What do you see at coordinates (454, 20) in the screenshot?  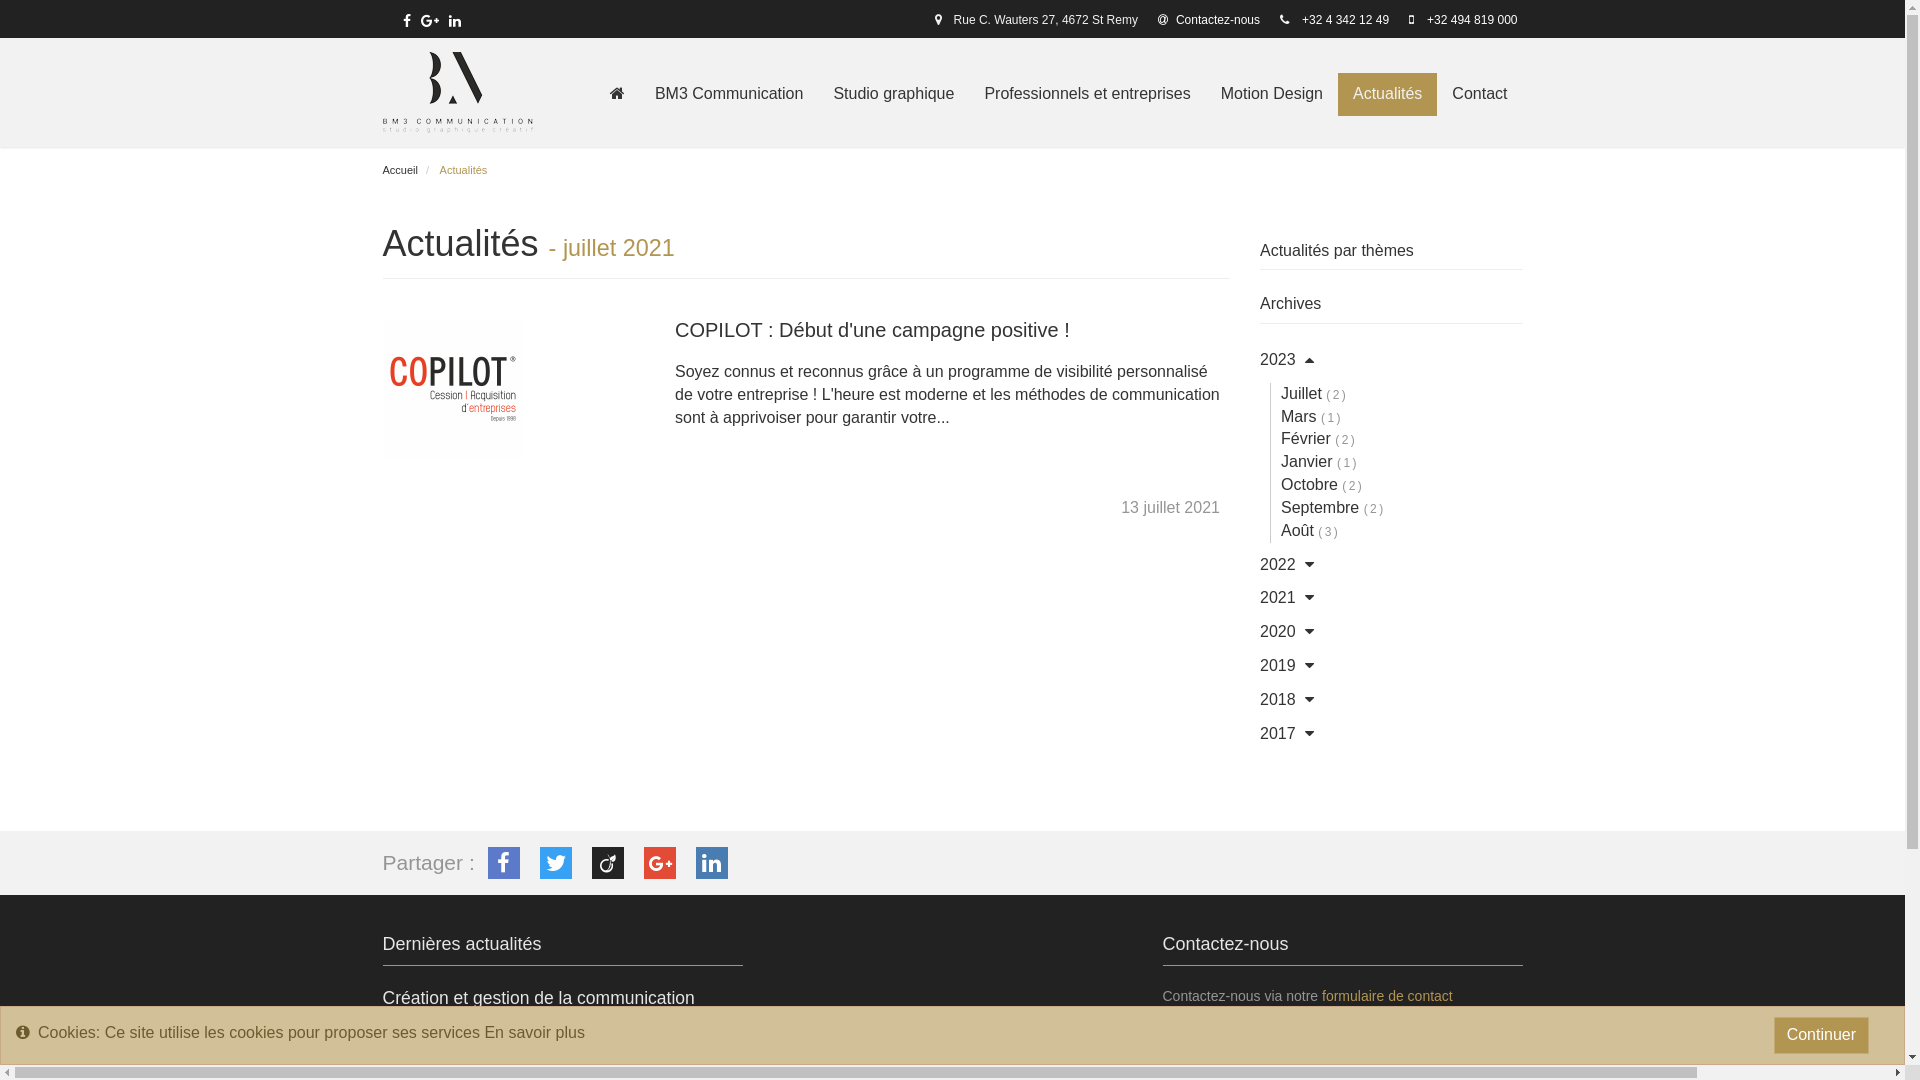 I see `'Suivez-nous sur LinkedIn'` at bounding box center [454, 20].